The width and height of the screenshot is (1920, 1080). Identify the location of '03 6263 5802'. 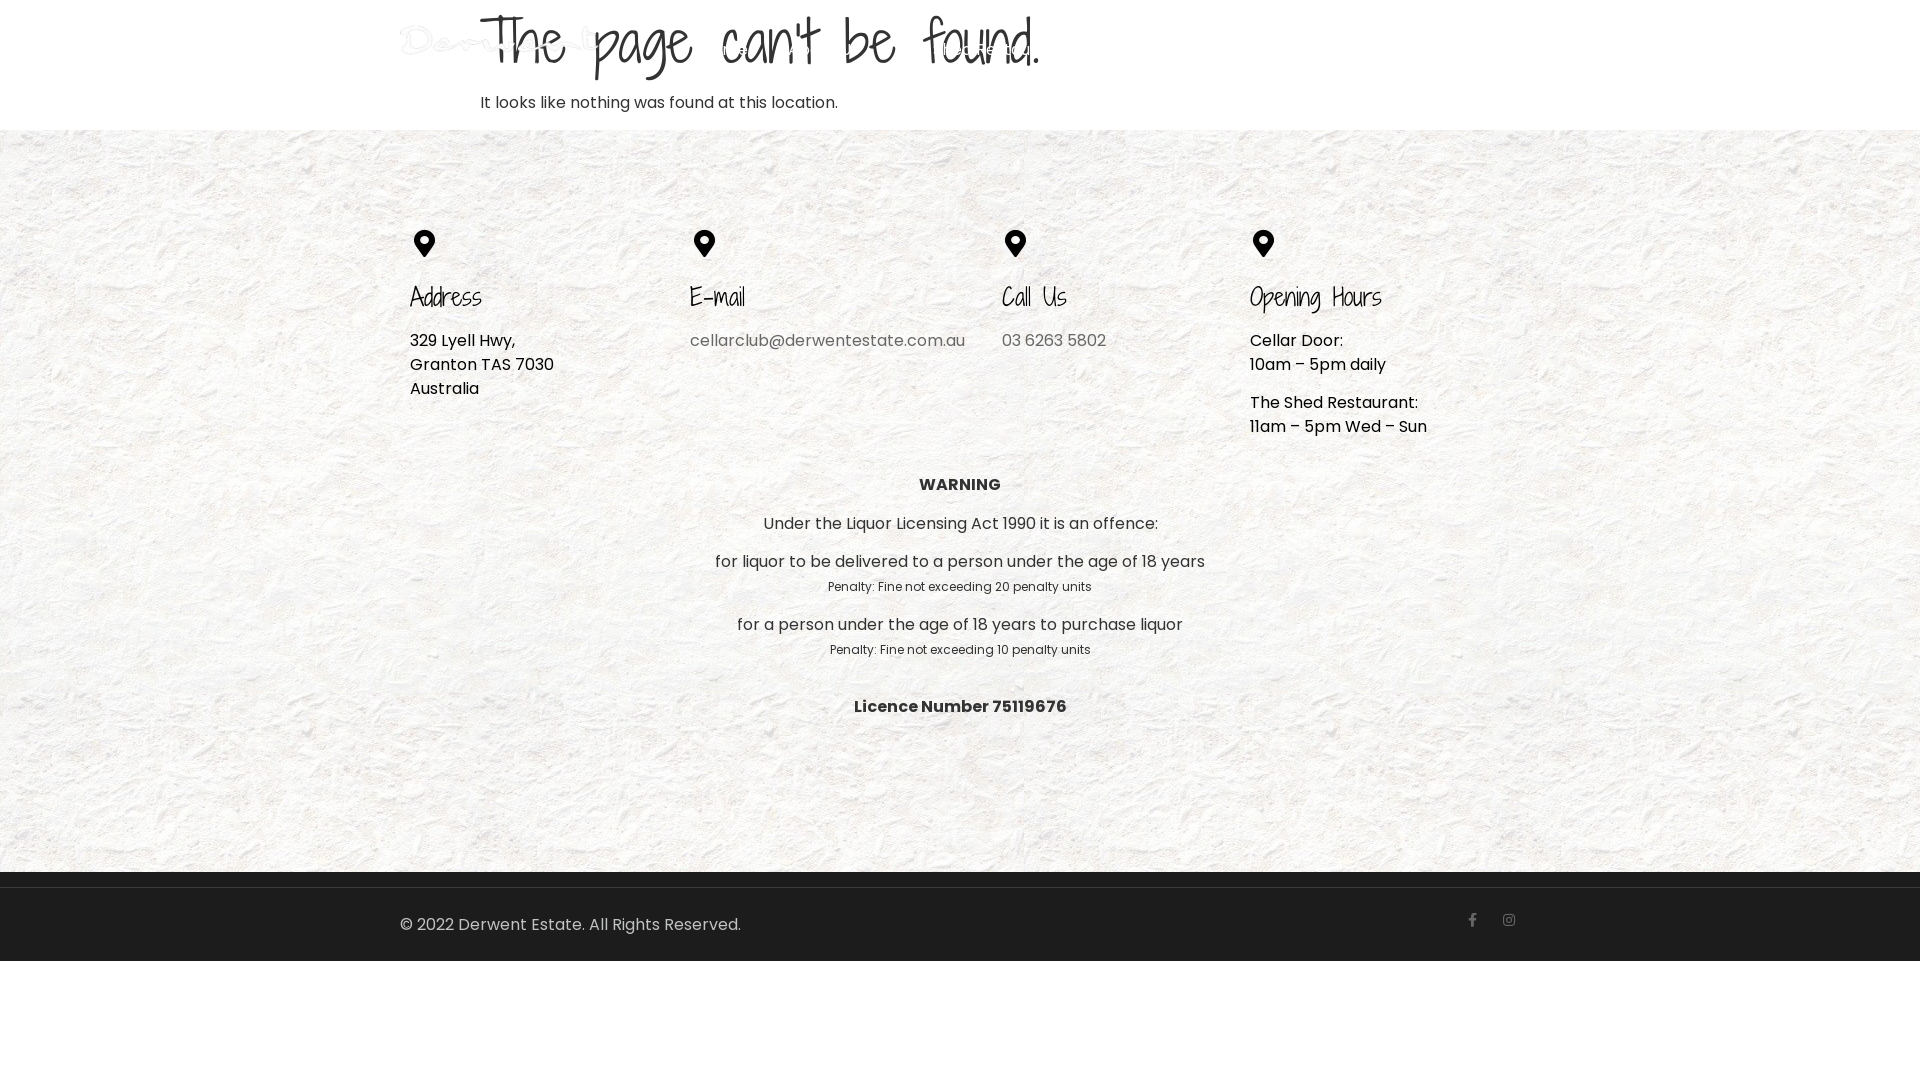
(1002, 339).